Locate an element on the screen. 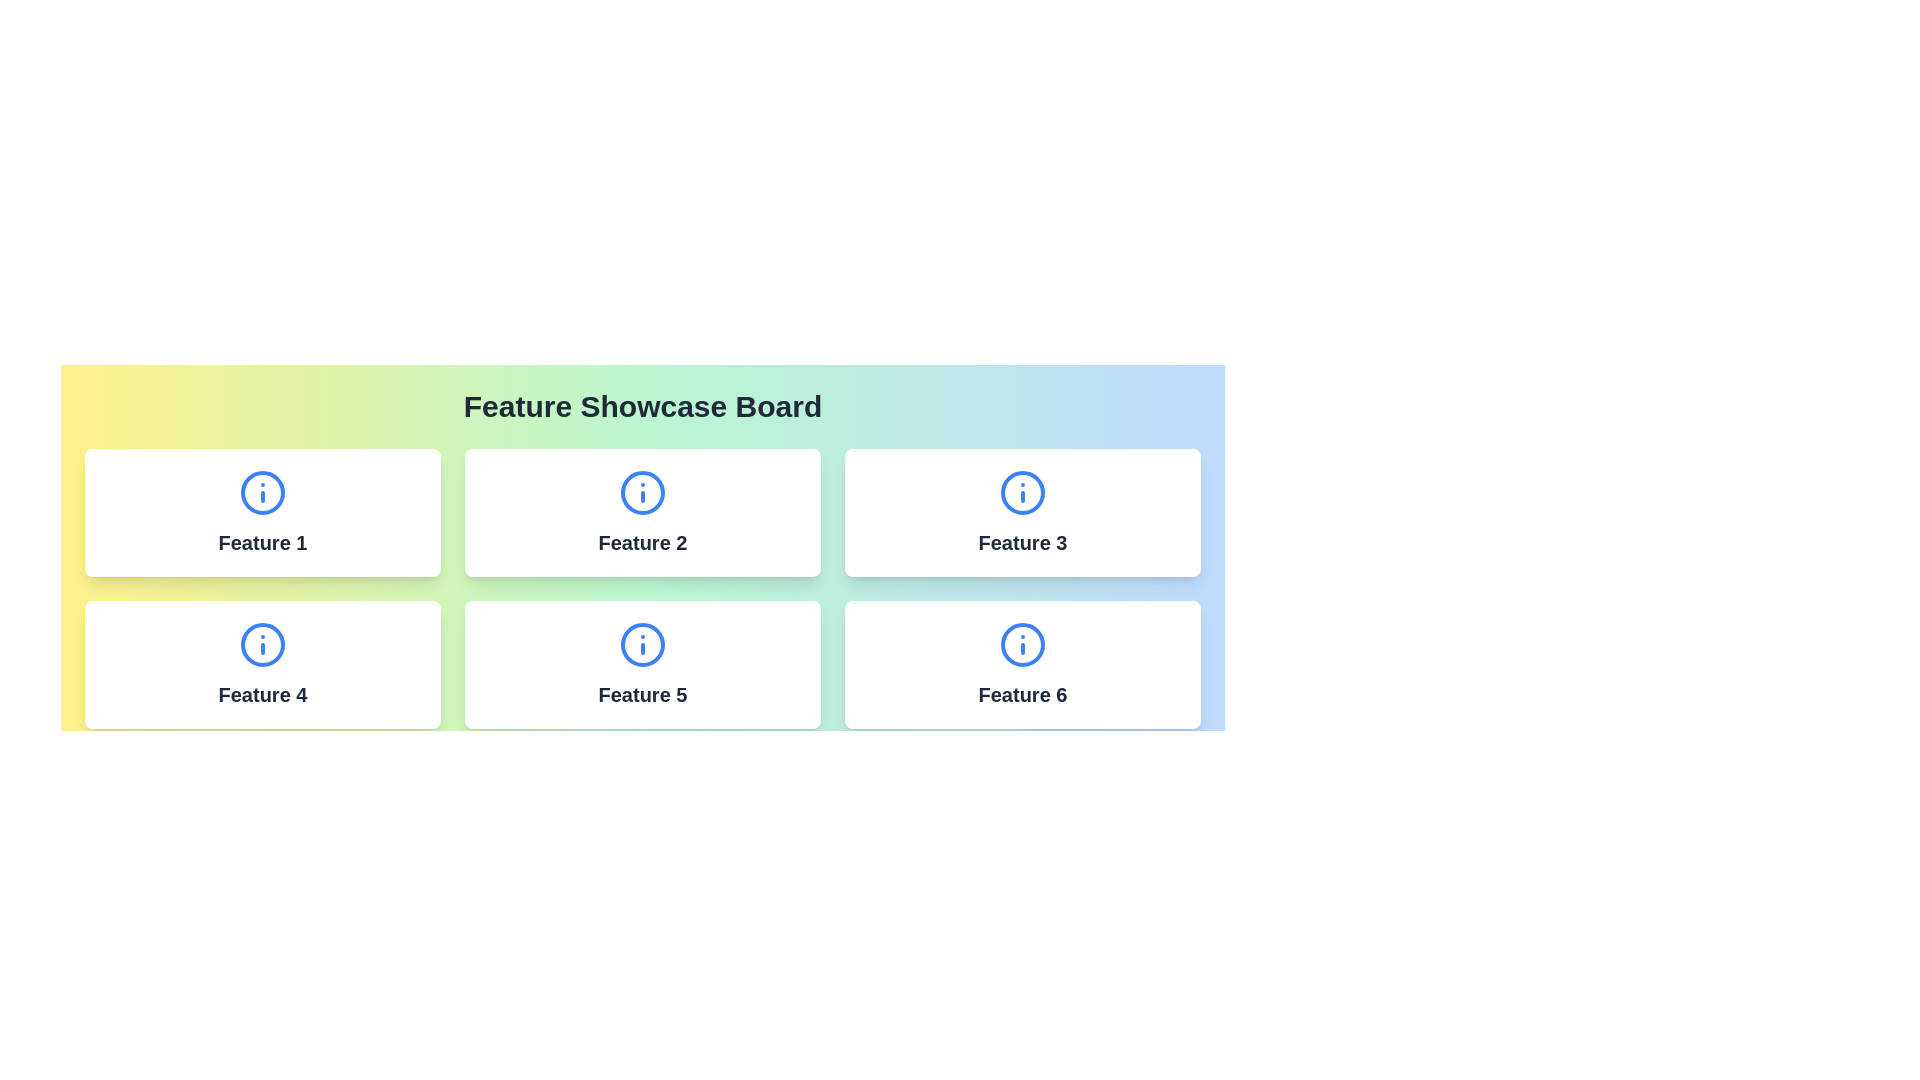 This screenshot has width=1920, height=1080. the Informational card for 'Feature 5' located in the second row and first column of the grid layout is located at coordinates (643, 664).